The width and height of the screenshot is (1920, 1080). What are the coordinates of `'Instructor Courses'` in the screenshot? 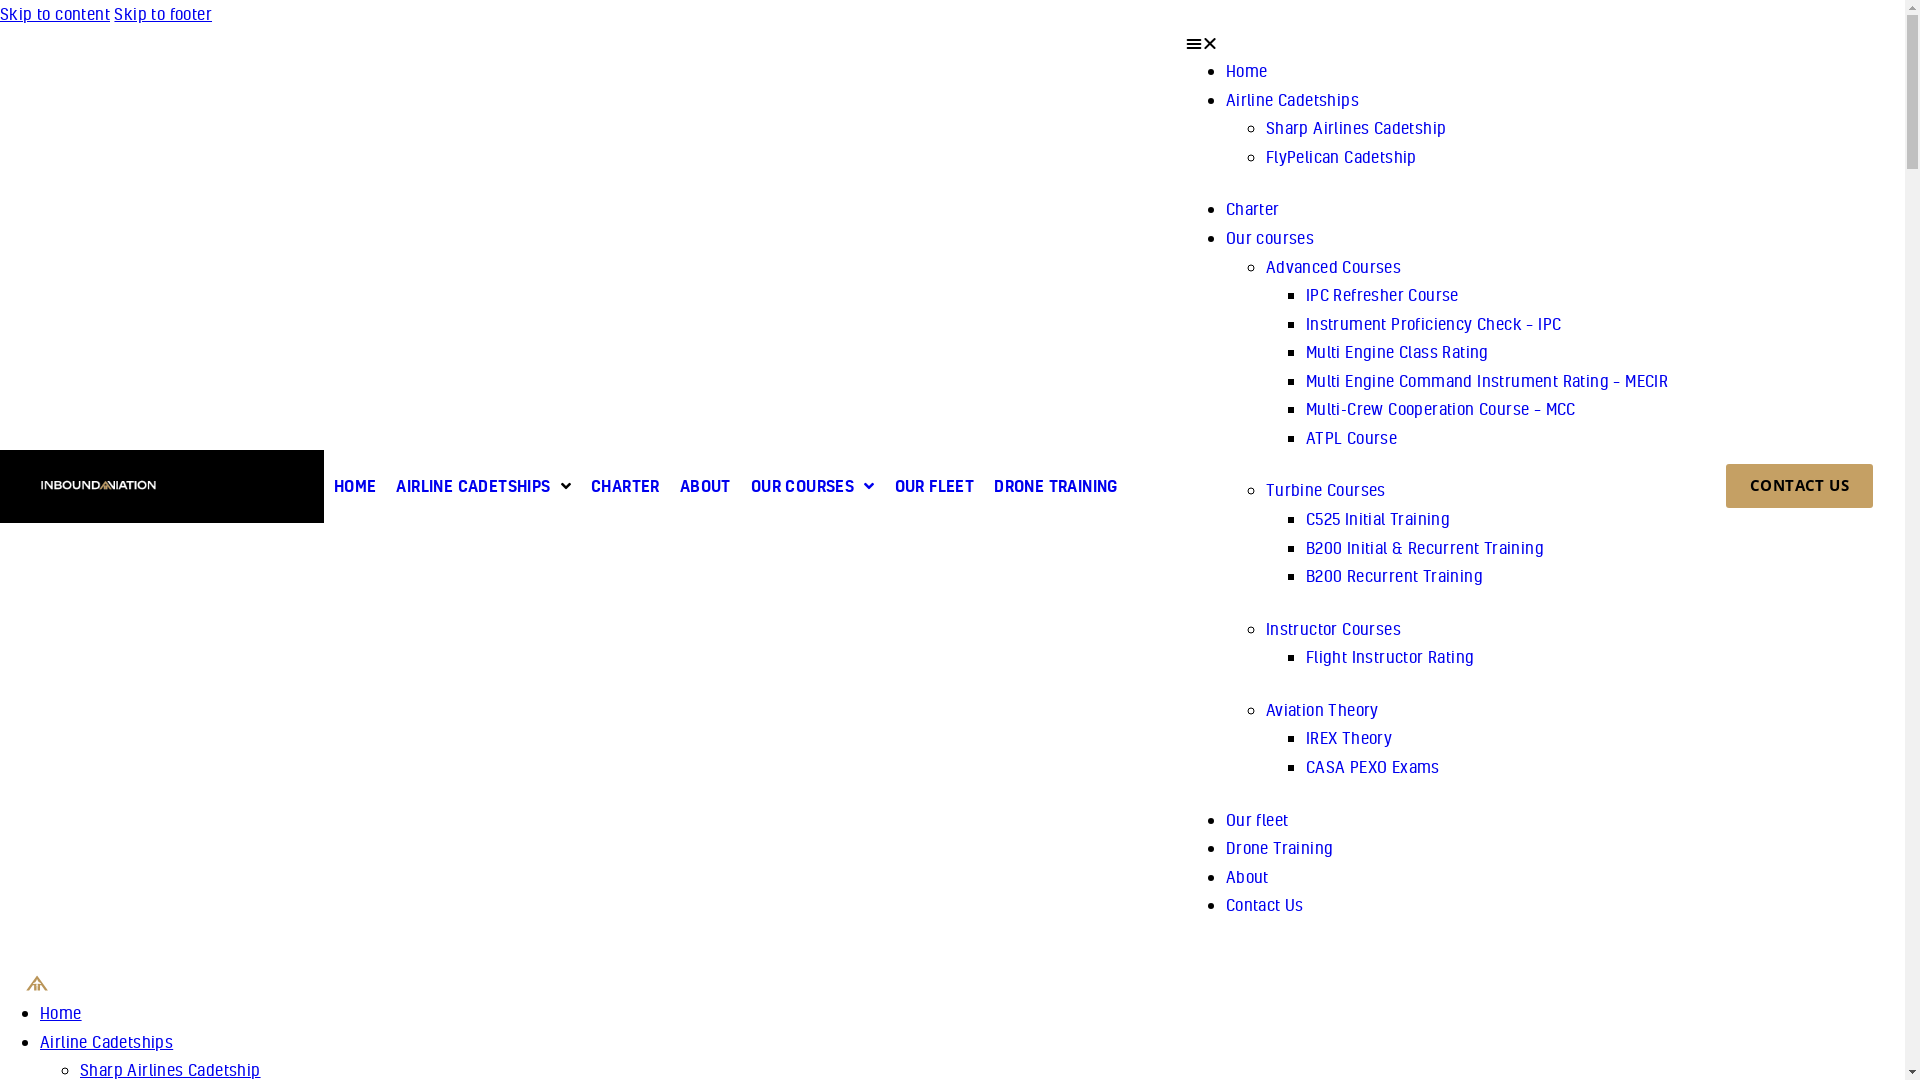 It's located at (1333, 627).